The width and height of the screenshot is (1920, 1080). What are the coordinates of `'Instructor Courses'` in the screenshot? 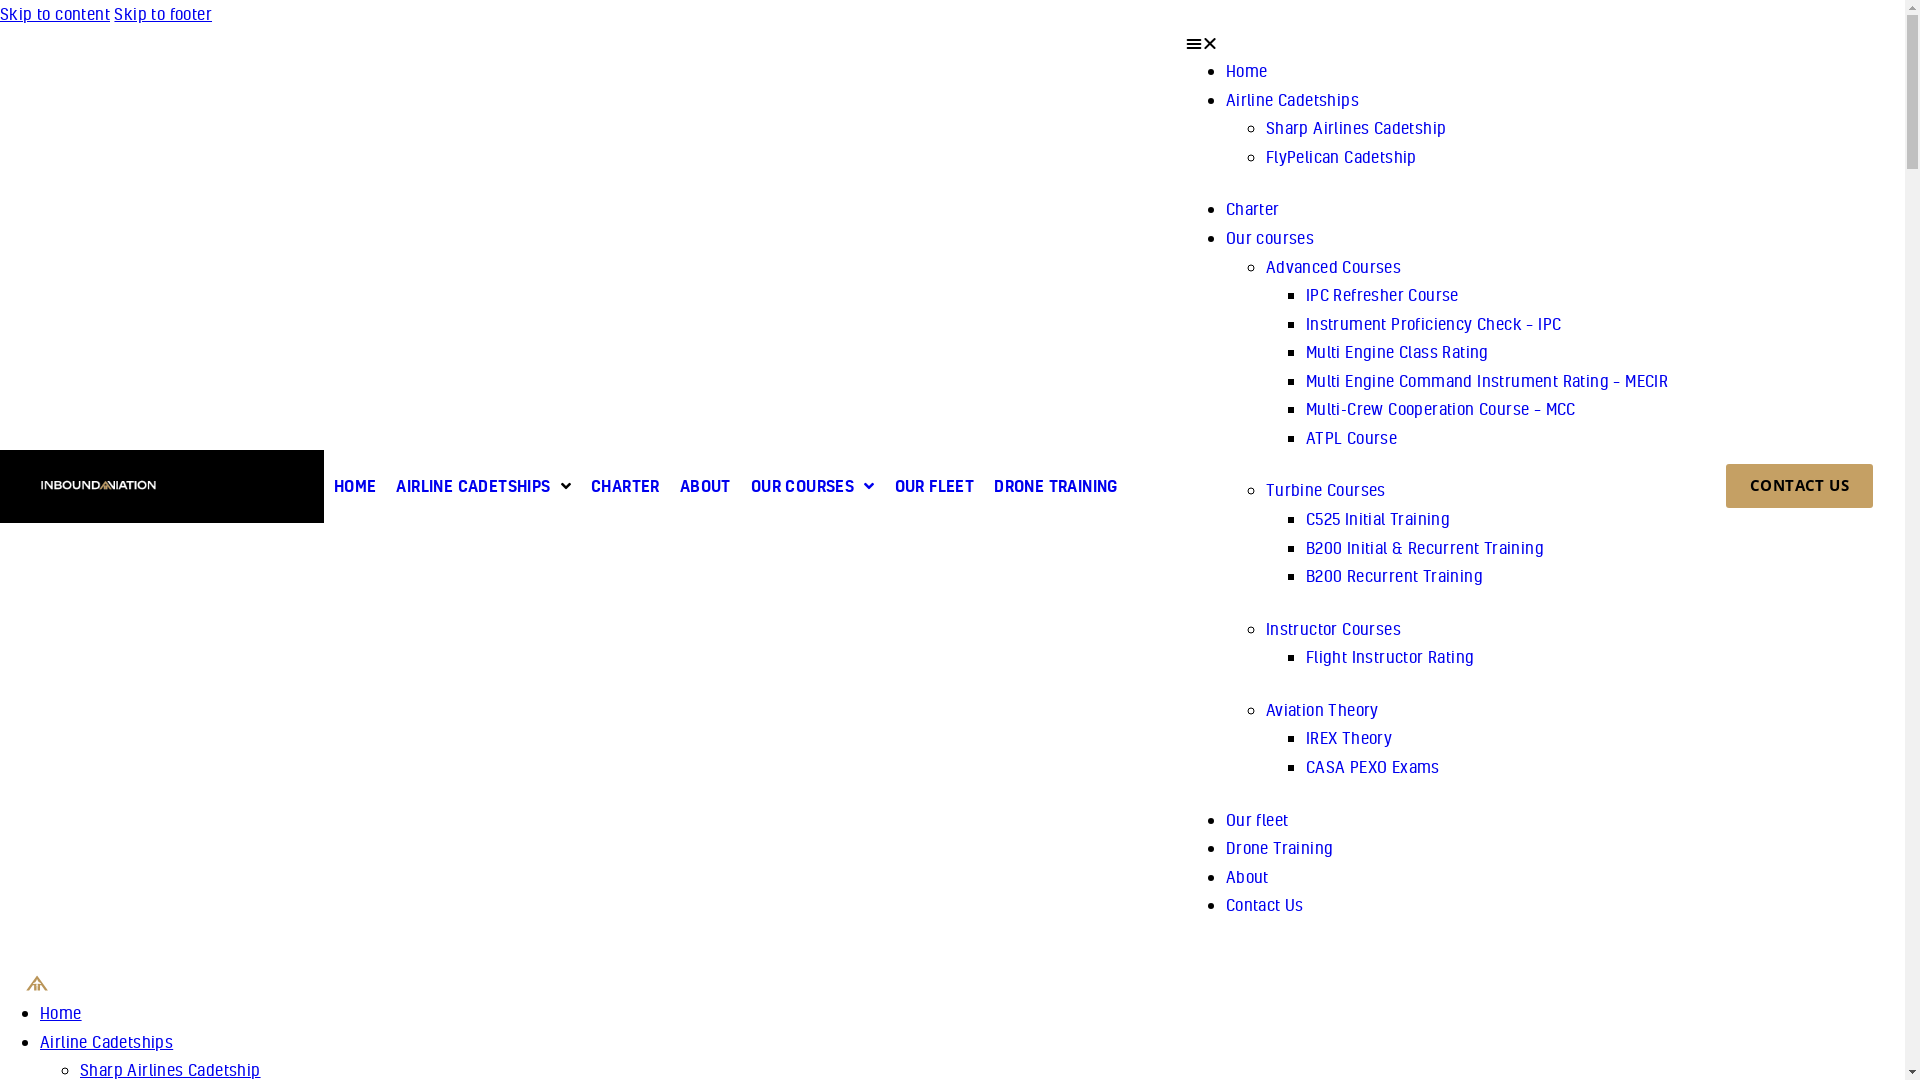 It's located at (1333, 627).